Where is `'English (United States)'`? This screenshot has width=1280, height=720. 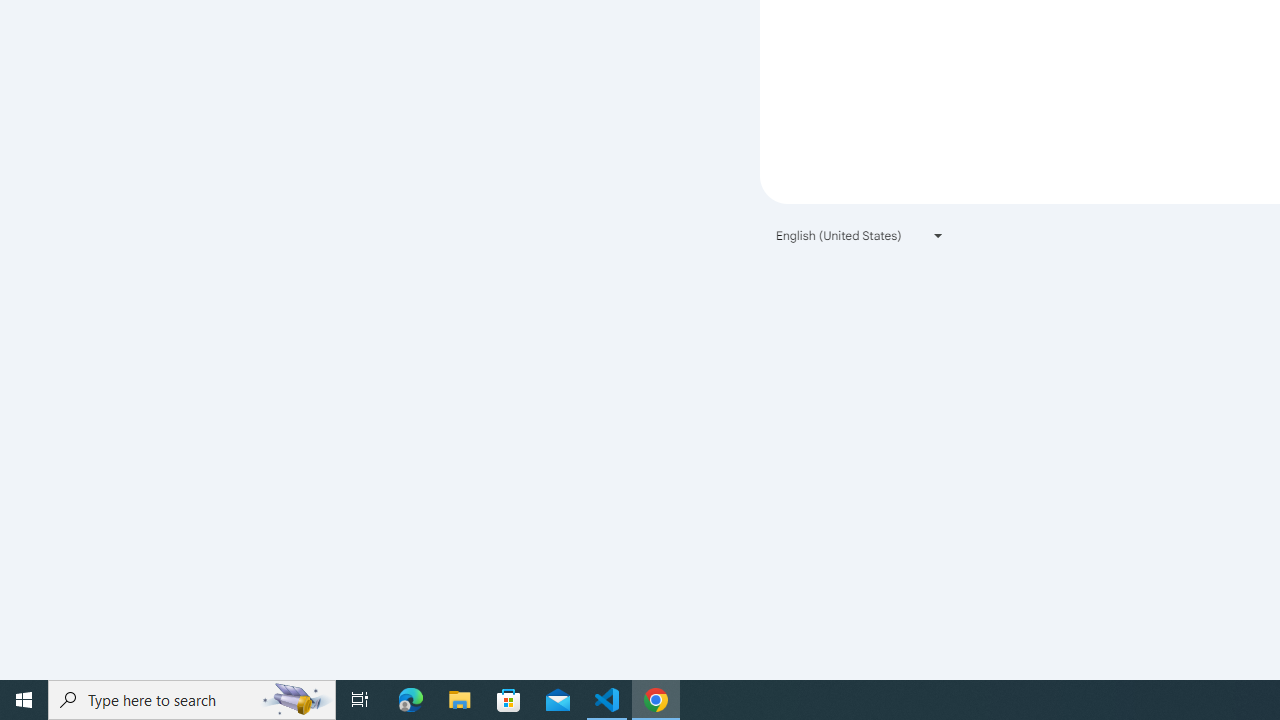 'English (United States)' is located at coordinates (860, 234).